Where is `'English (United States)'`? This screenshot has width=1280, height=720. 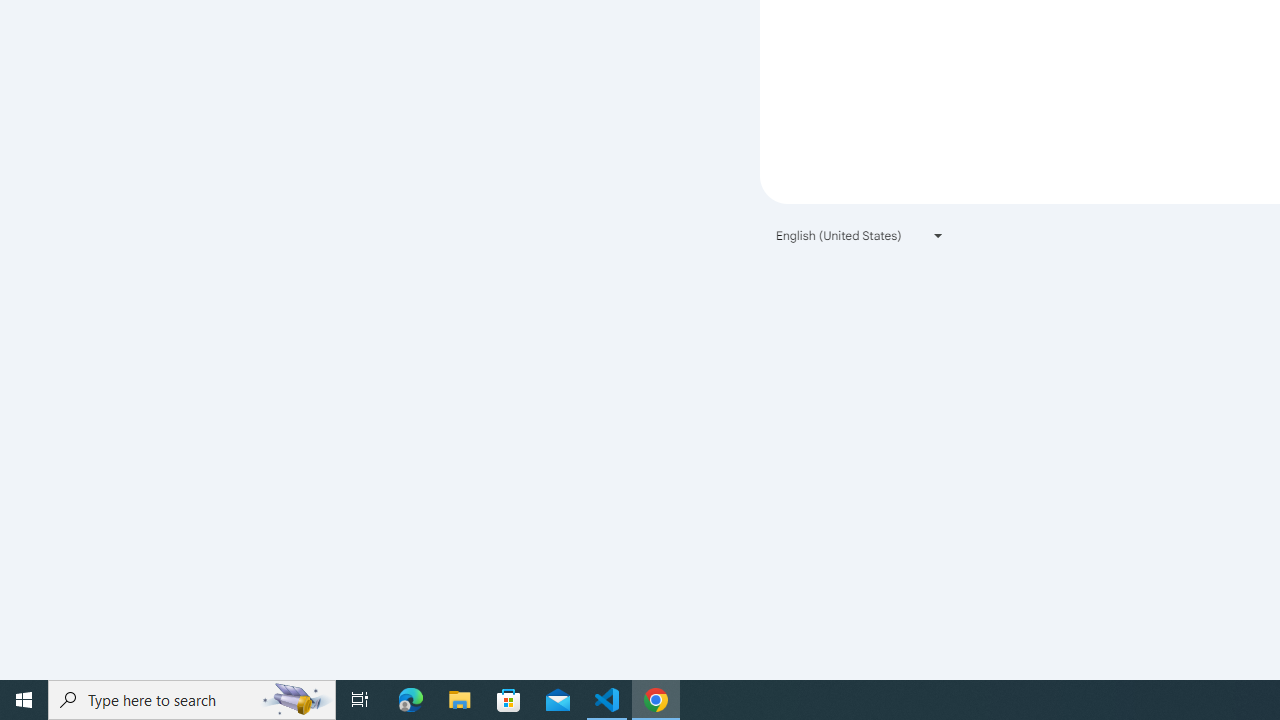 'English (United States)' is located at coordinates (860, 234).